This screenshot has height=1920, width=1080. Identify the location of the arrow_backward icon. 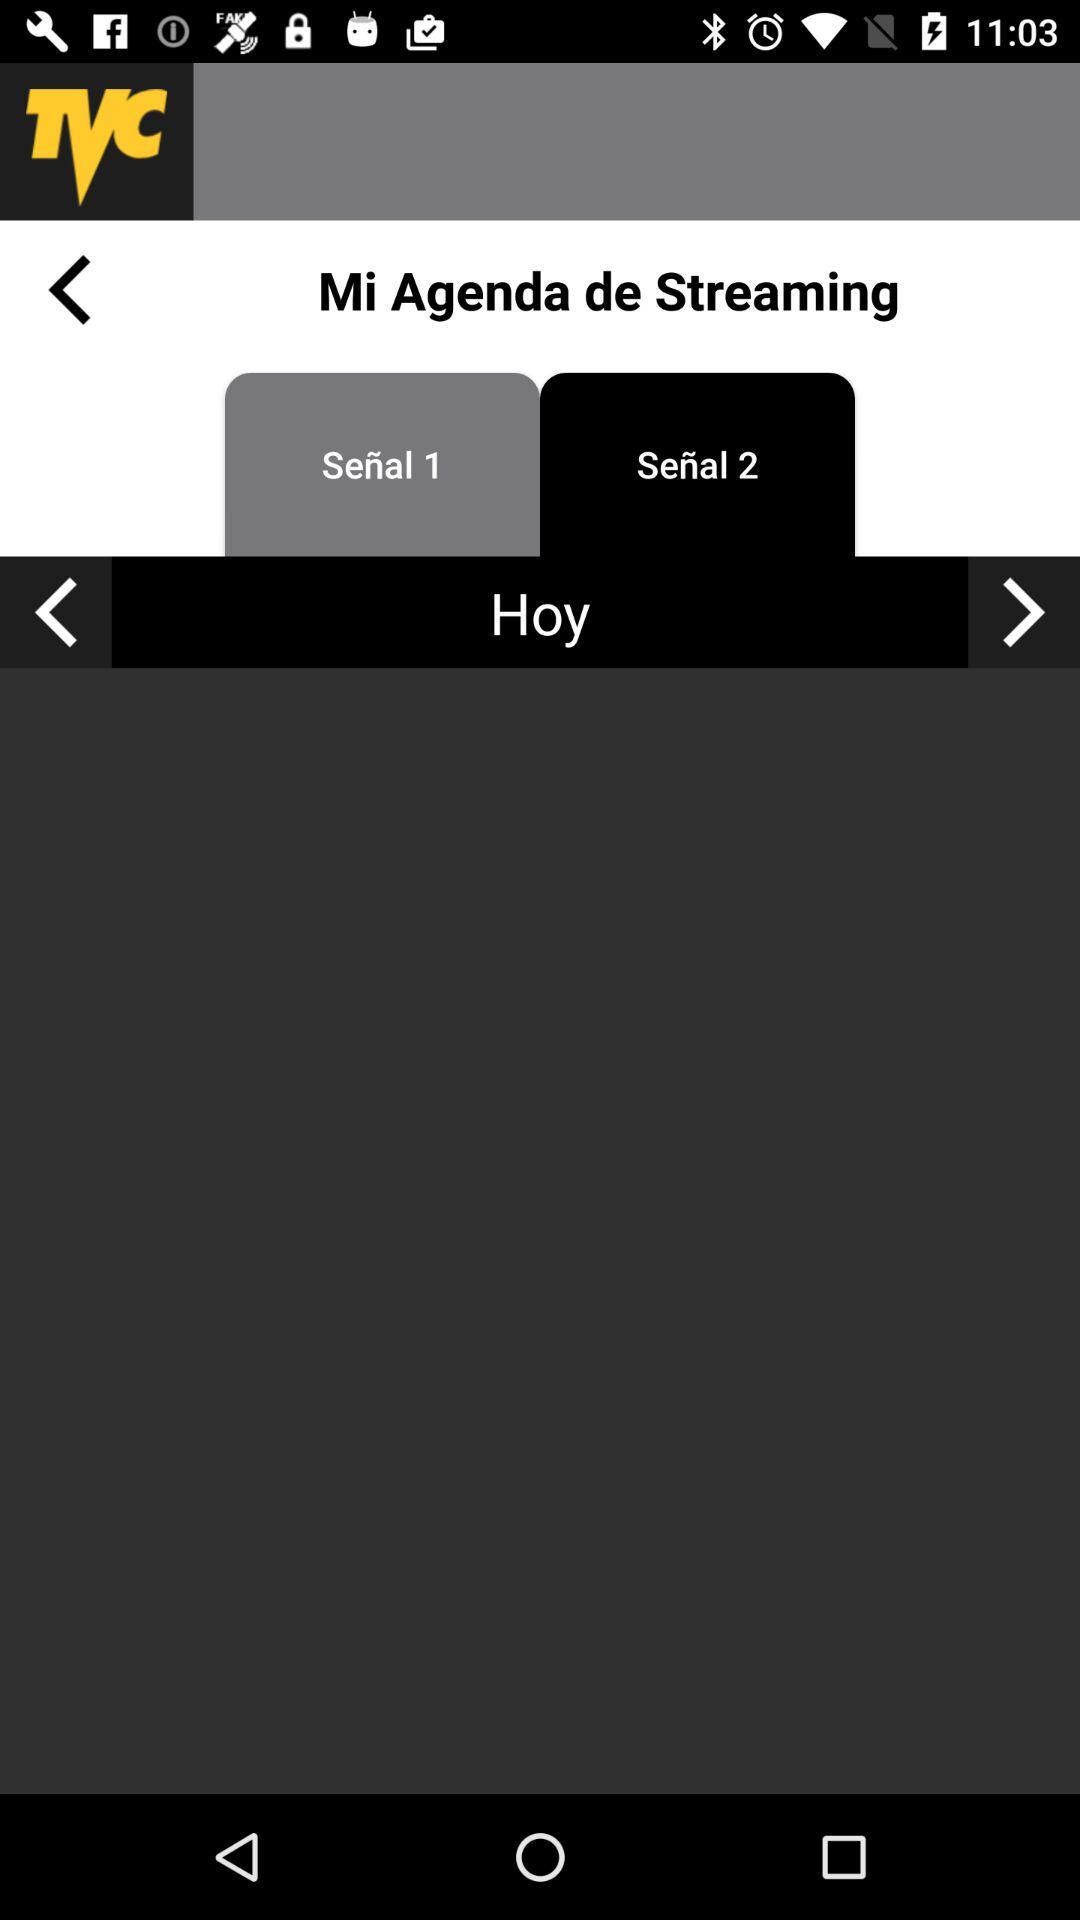
(54, 611).